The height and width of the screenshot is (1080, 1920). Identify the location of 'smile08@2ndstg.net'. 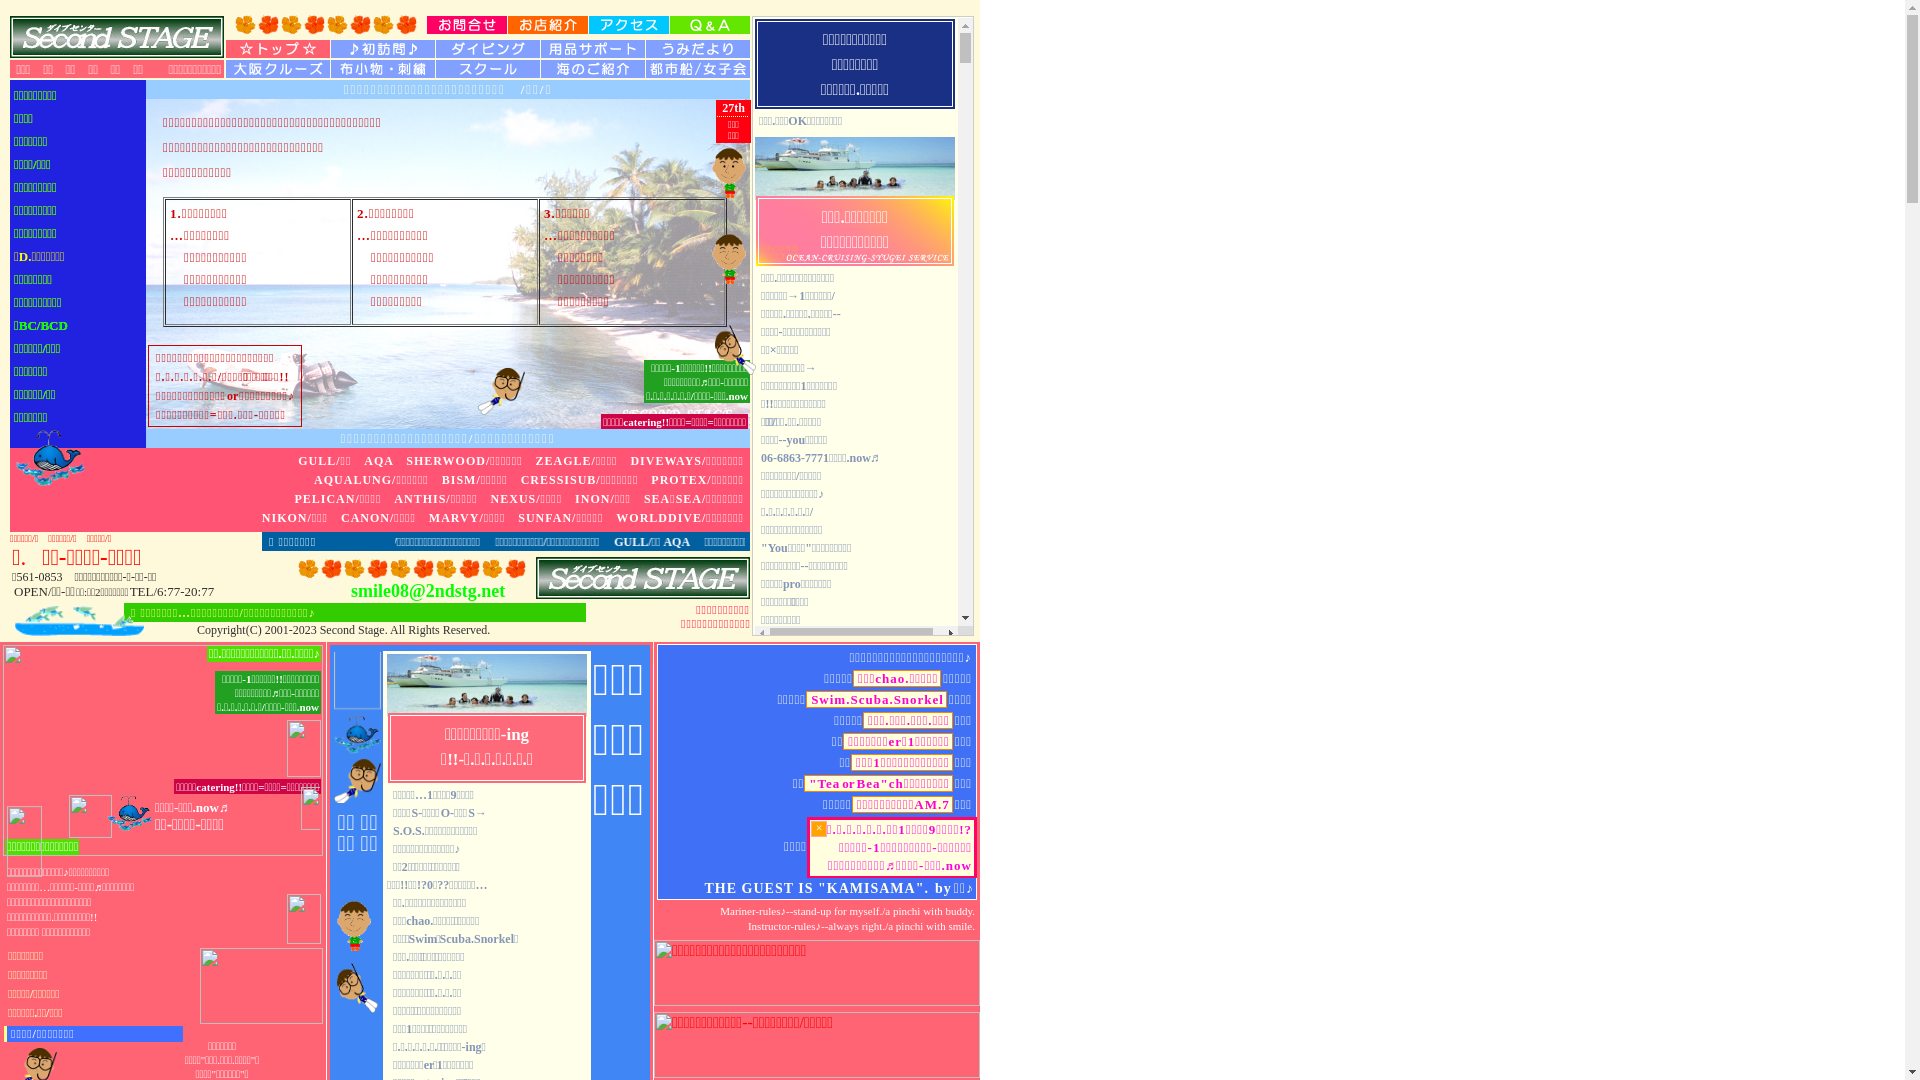
(426, 589).